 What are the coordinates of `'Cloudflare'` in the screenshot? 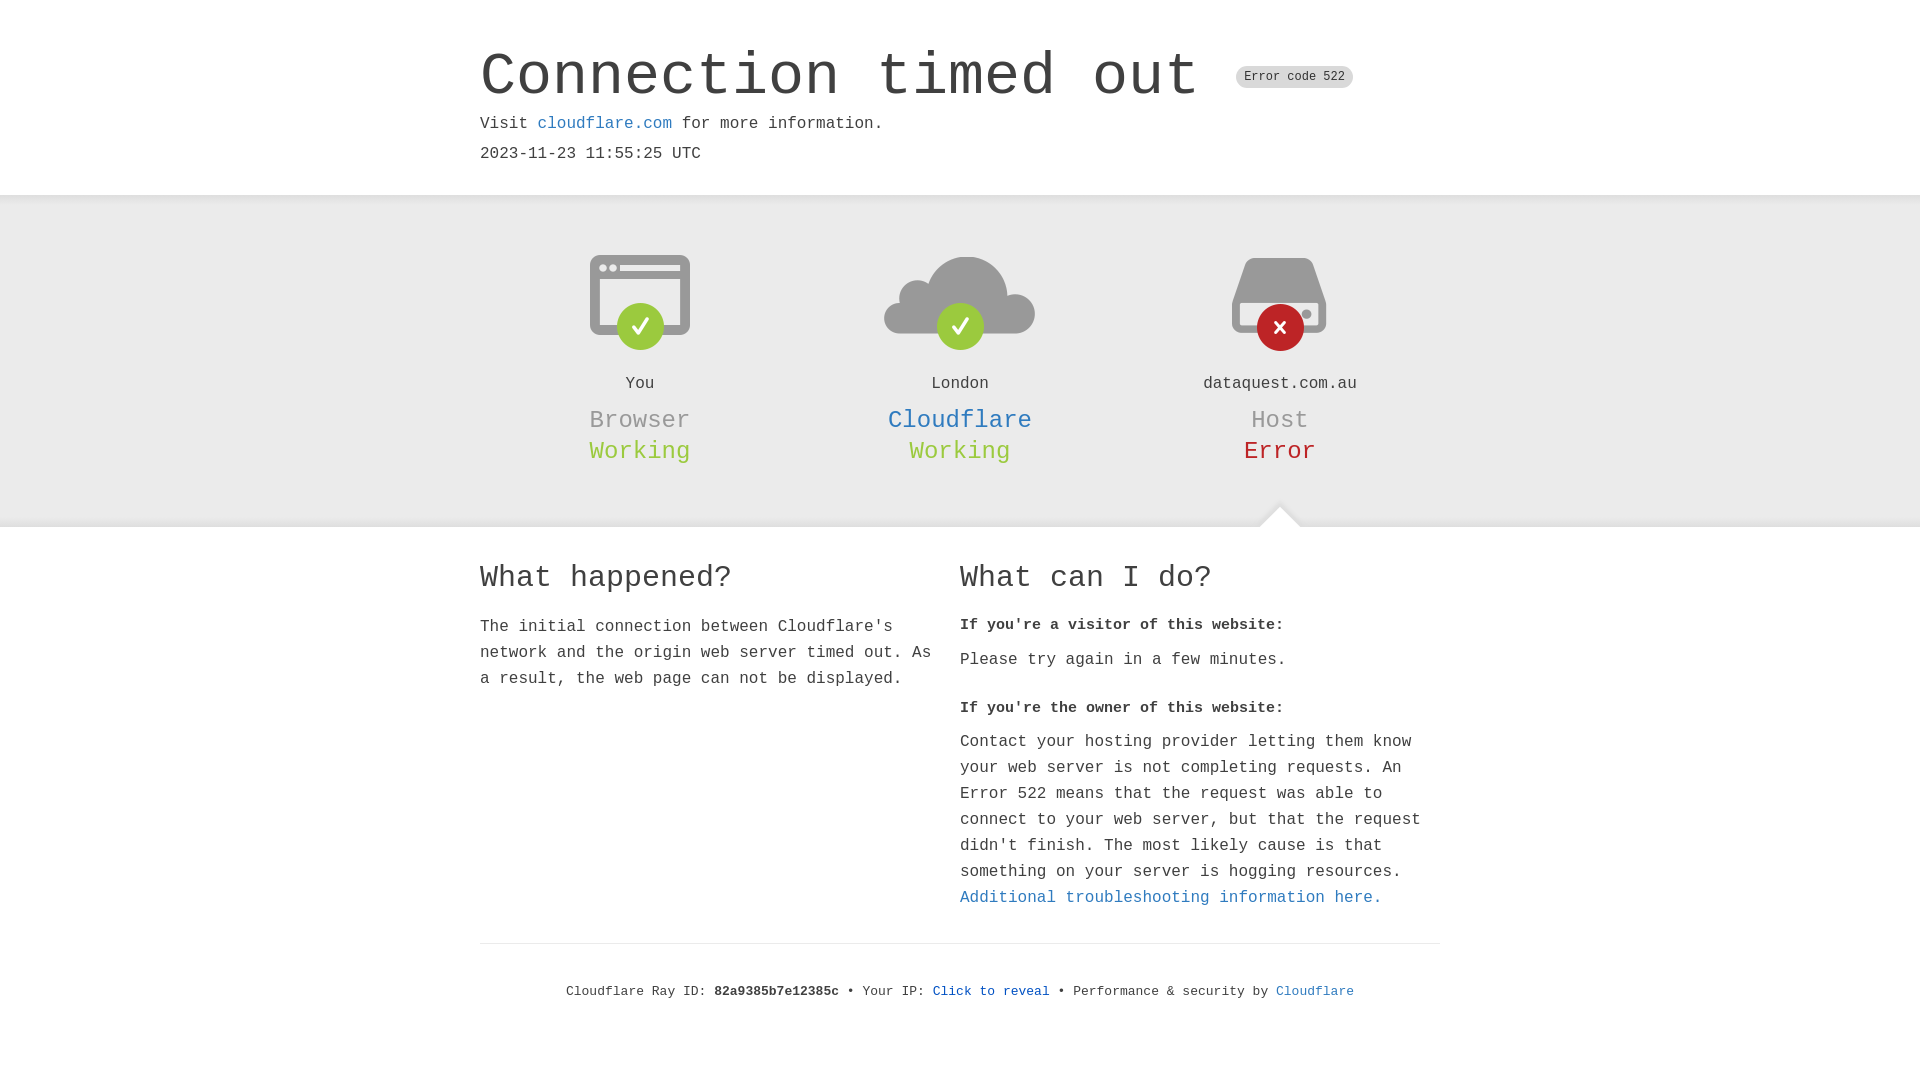 It's located at (887, 419).